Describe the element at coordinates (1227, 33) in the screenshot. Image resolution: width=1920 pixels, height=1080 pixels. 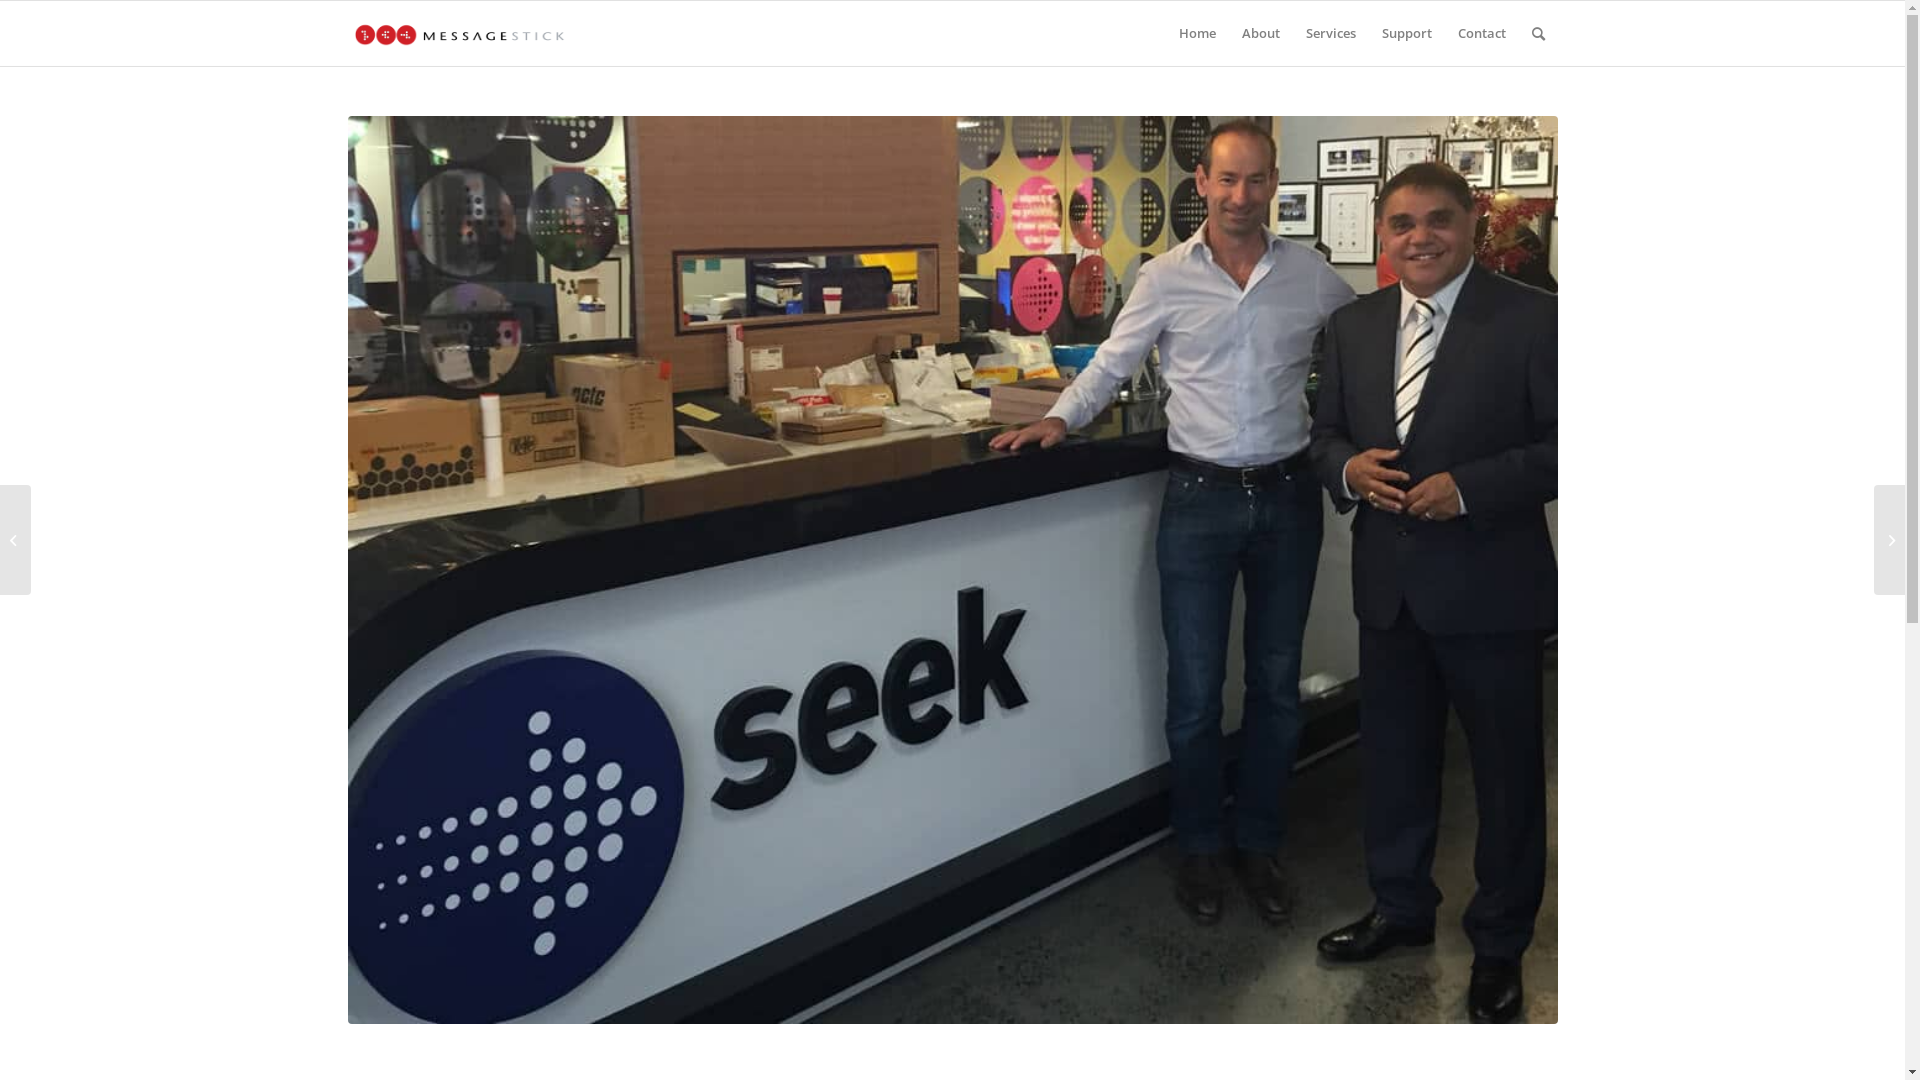
I see `'About'` at that location.